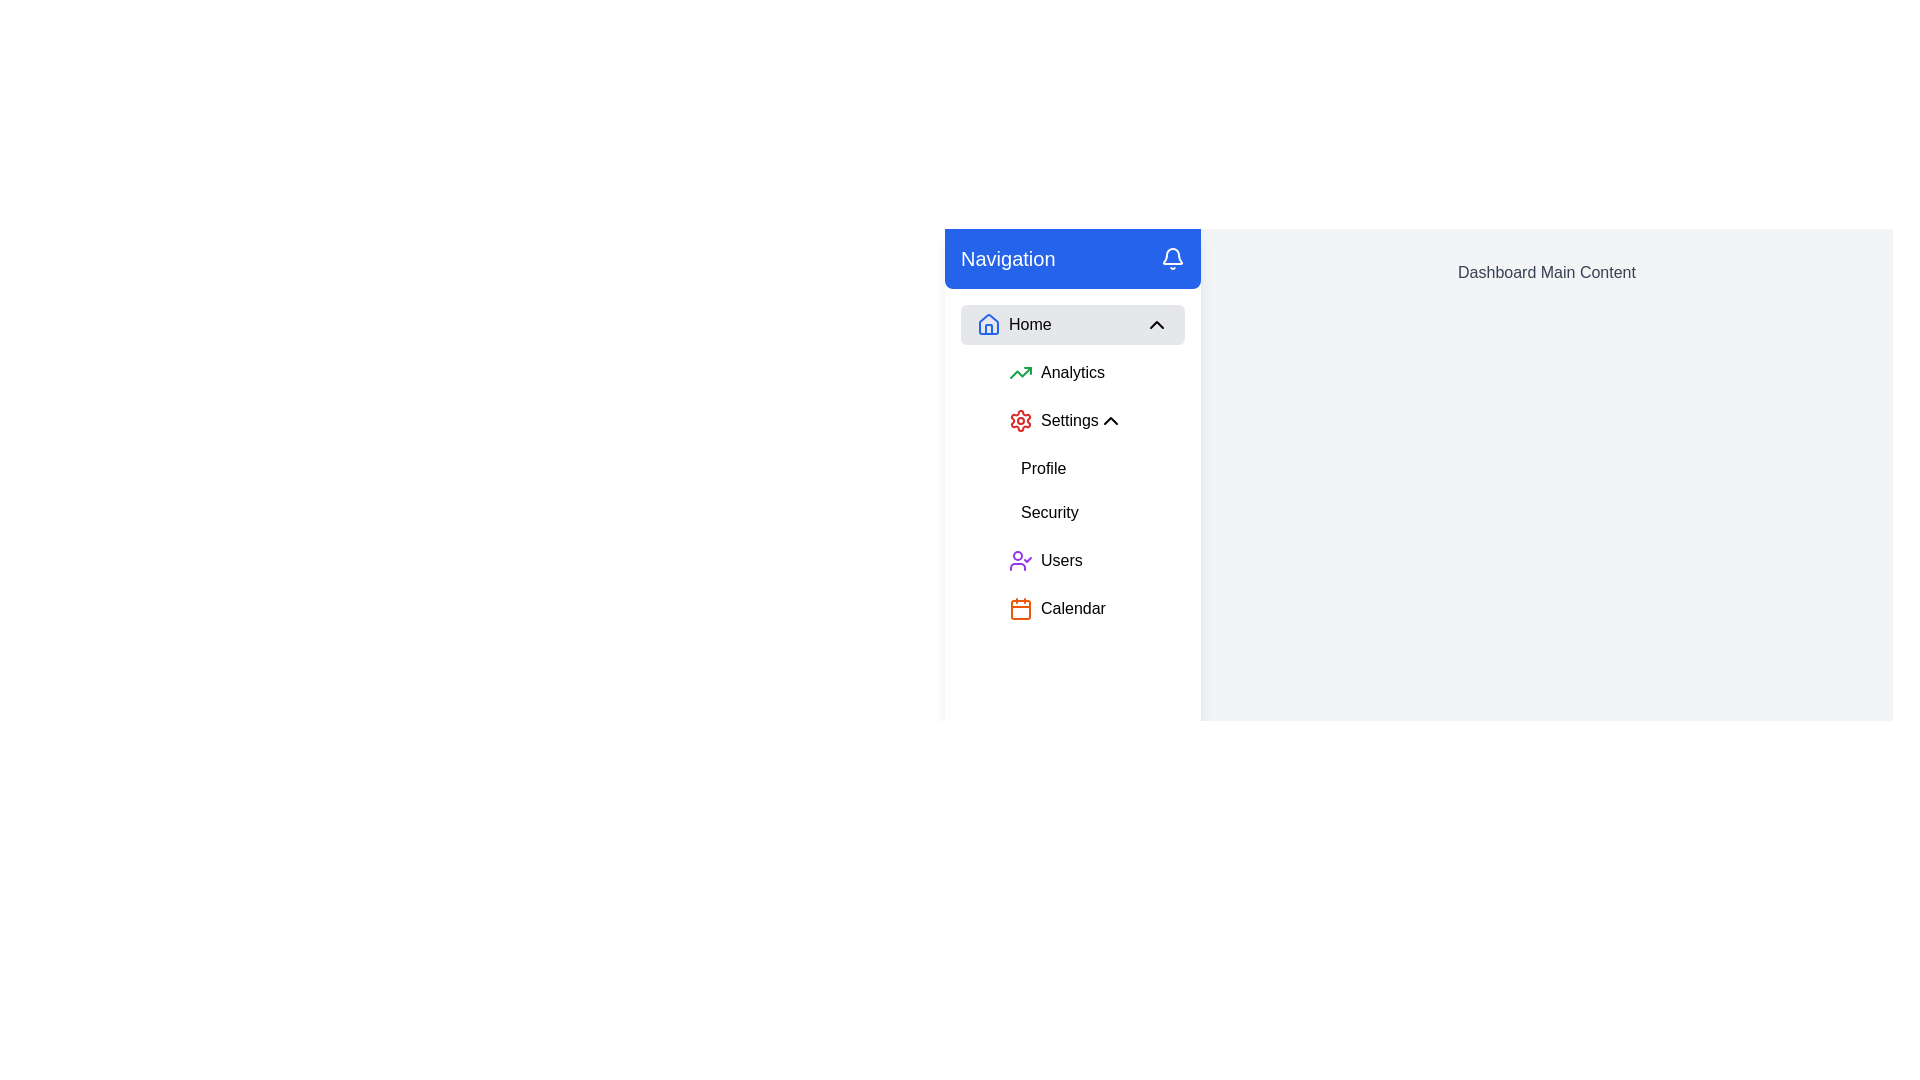 This screenshot has height=1080, width=1920. What do you see at coordinates (988, 328) in the screenshot?
I see `the vertical rectangular icon that is part of the house-shaped icon located at the top of the sidebar navigation panel` at bounding box center [988, 328].